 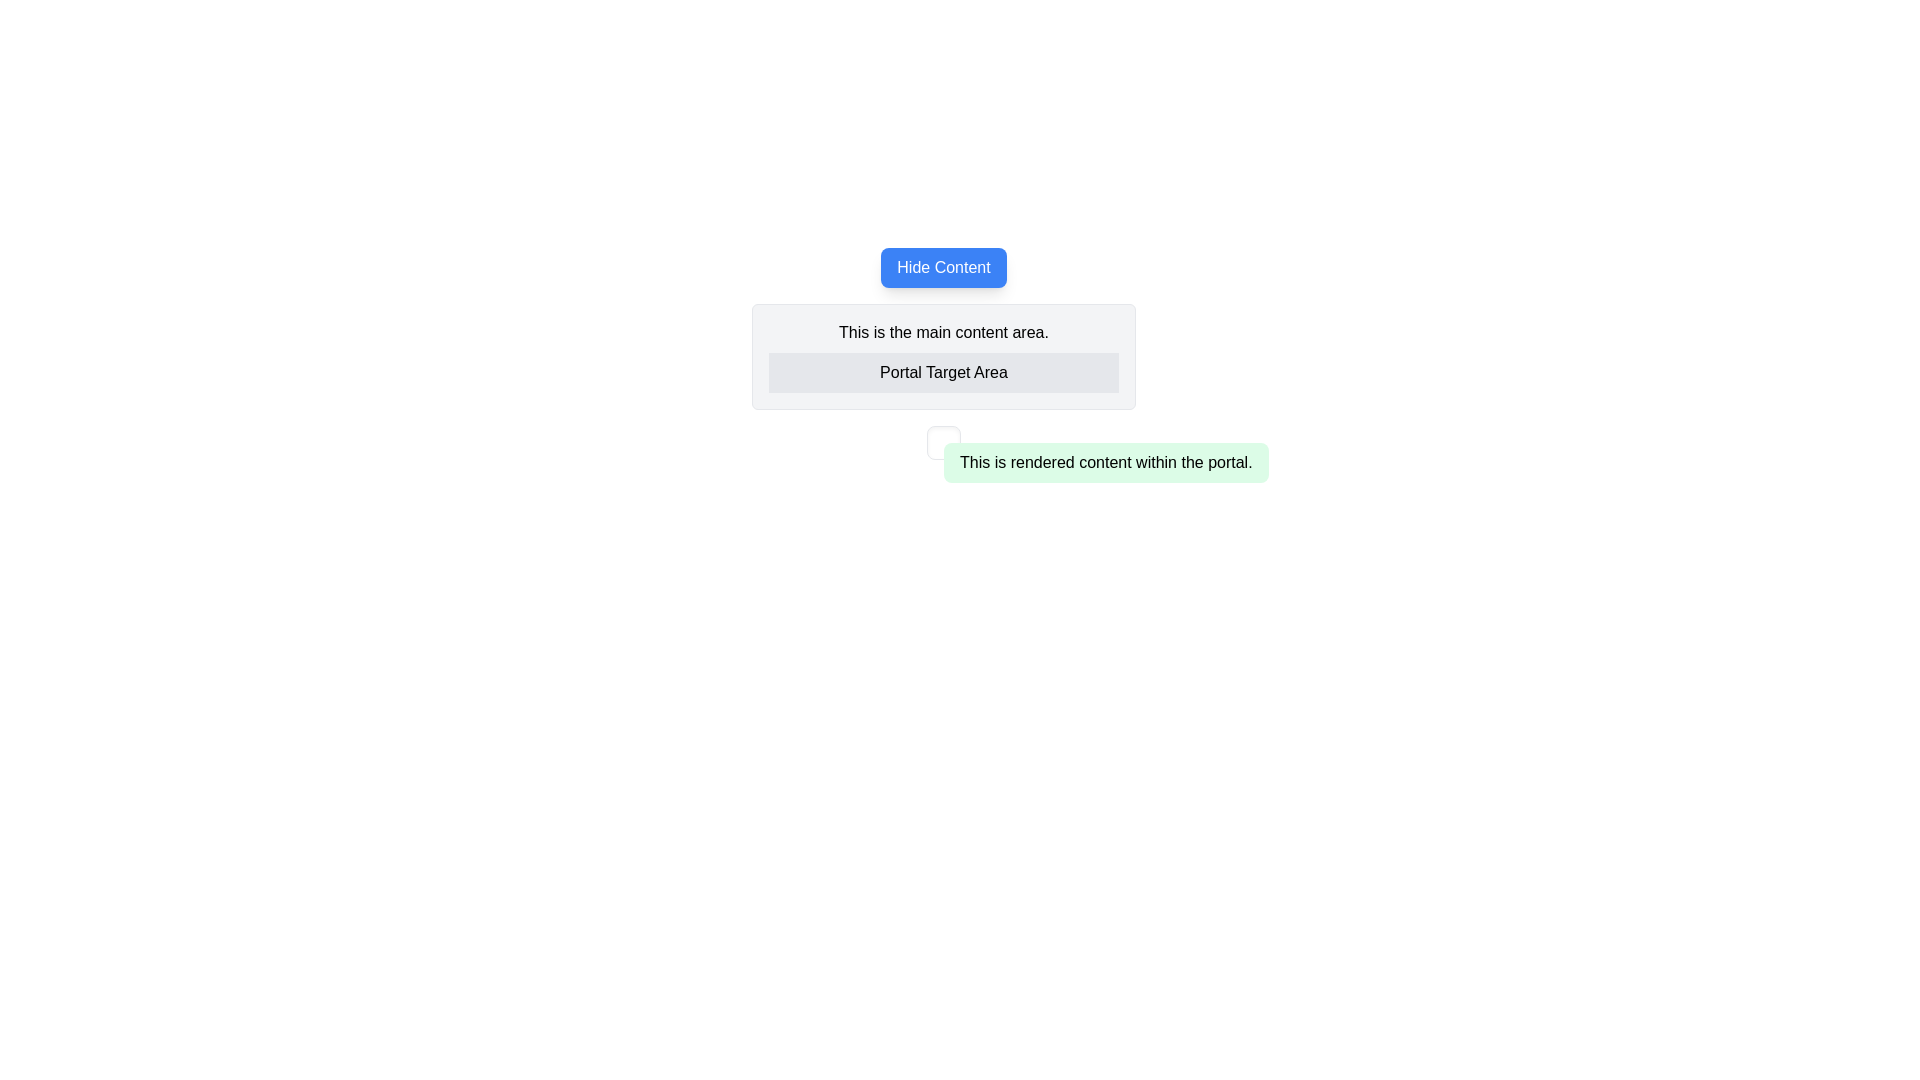 I want to click on text segment displaying 'This is the main content area.' which is centered in alignment and located above the 'Portal Target Area.', so click(x=943, y=331).